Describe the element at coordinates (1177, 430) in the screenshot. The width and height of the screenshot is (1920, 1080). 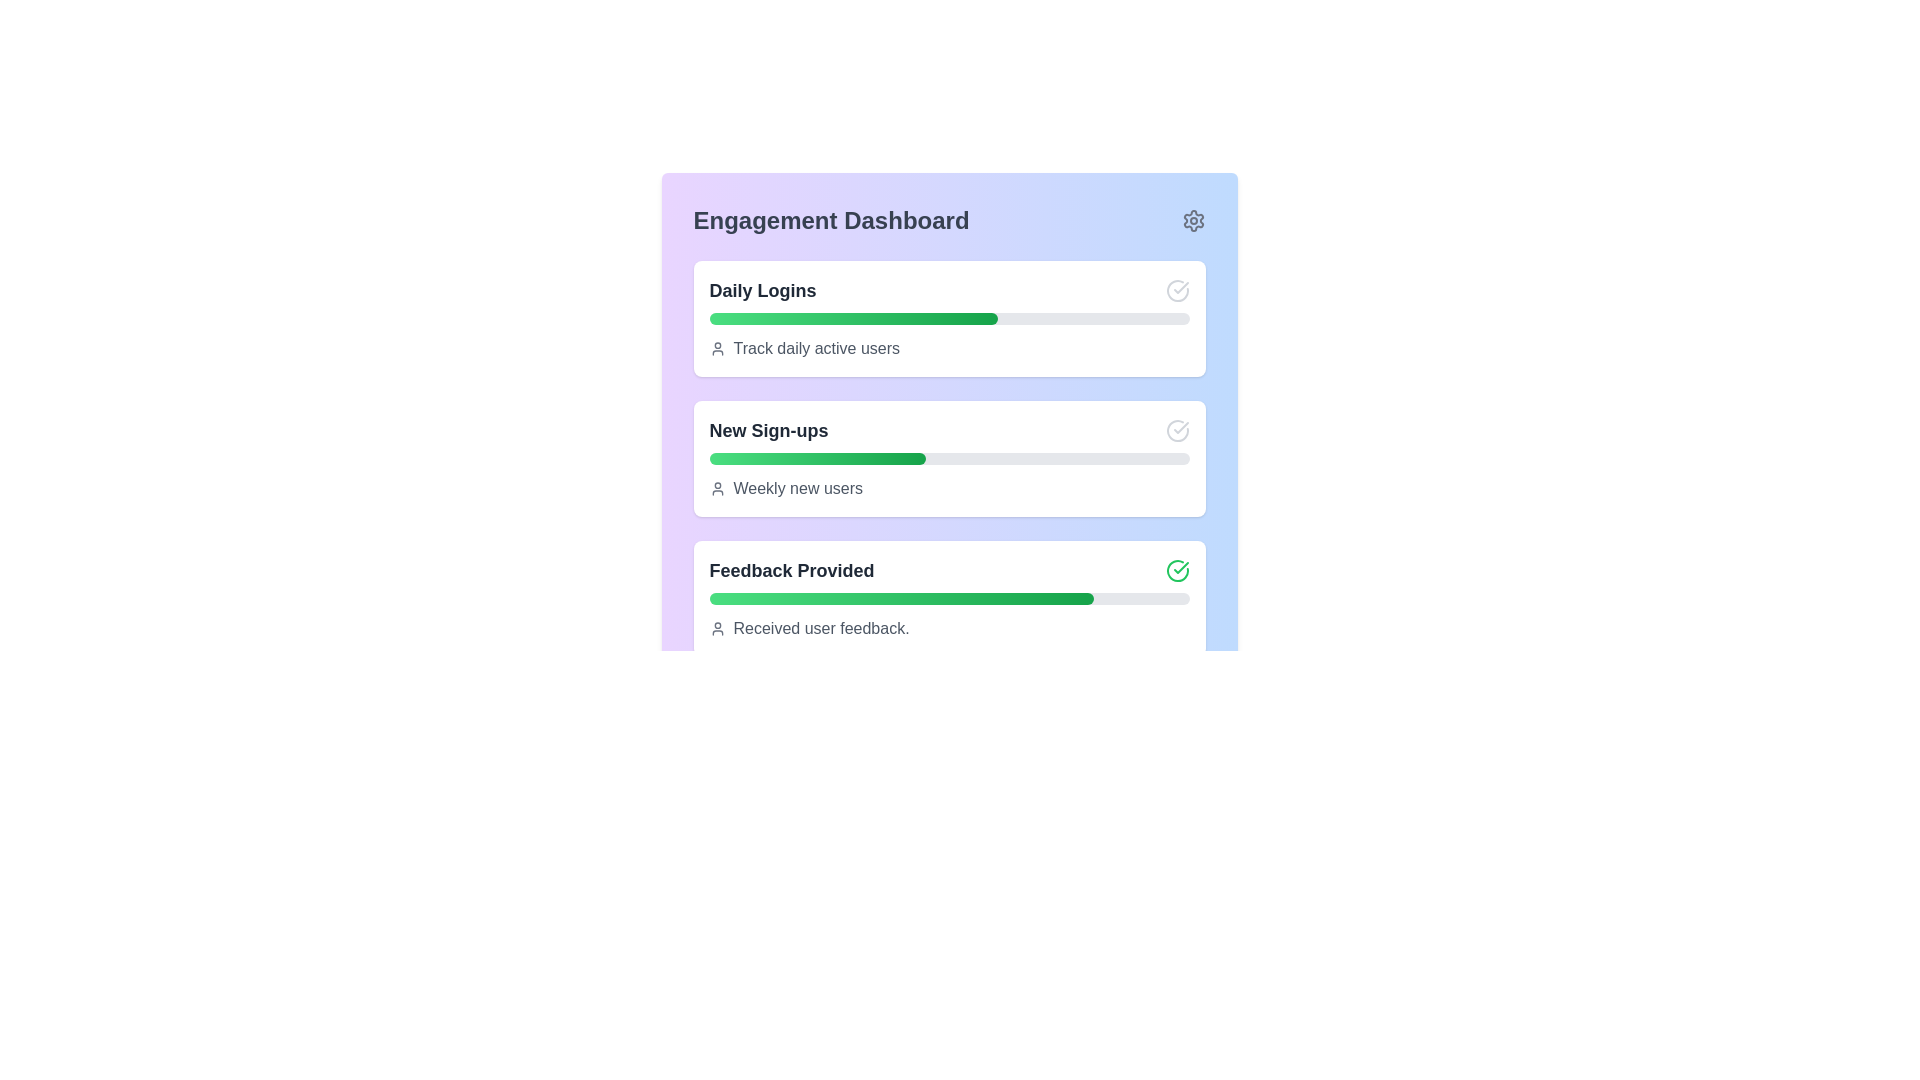
I see `the gray check mark icon in the 'New Sign-ups' section of the dashboard for status indication` at that location.